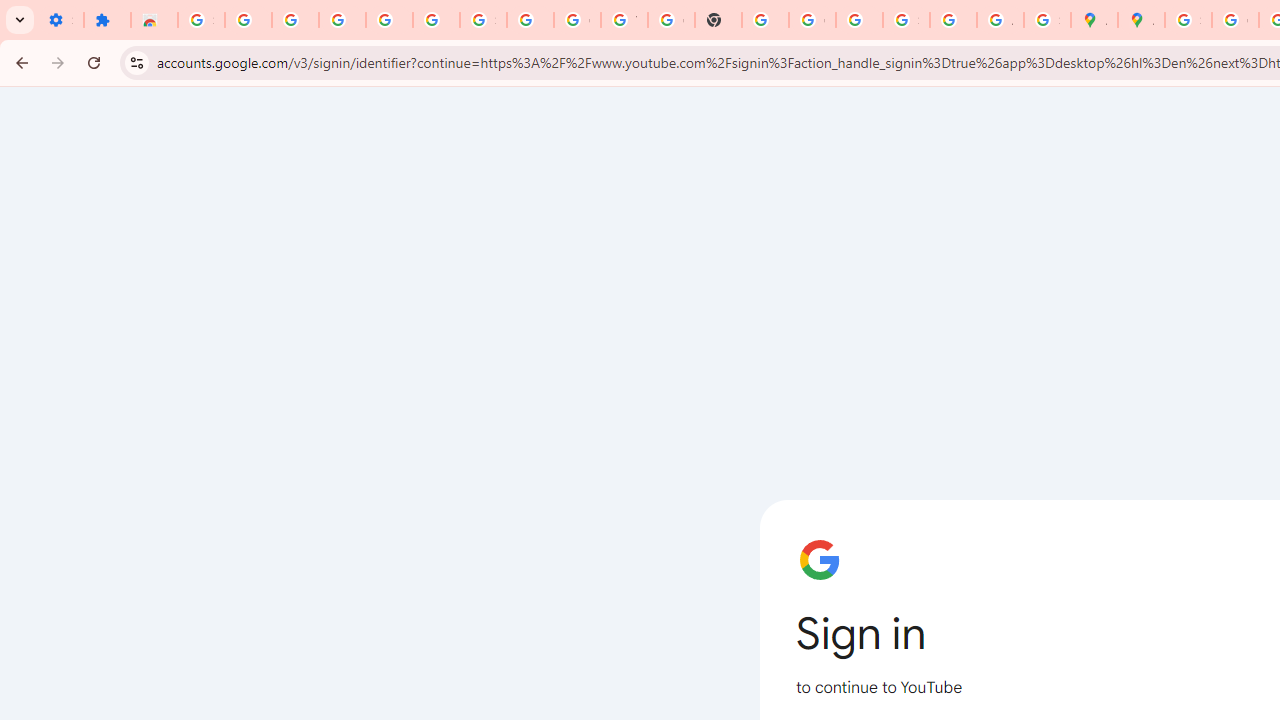  What do you see at coordinates (342, 20) in the screenshot?
I see `'Delete photos & videos - Computer - Google Photos Help'` at bounding box center [342, 20].